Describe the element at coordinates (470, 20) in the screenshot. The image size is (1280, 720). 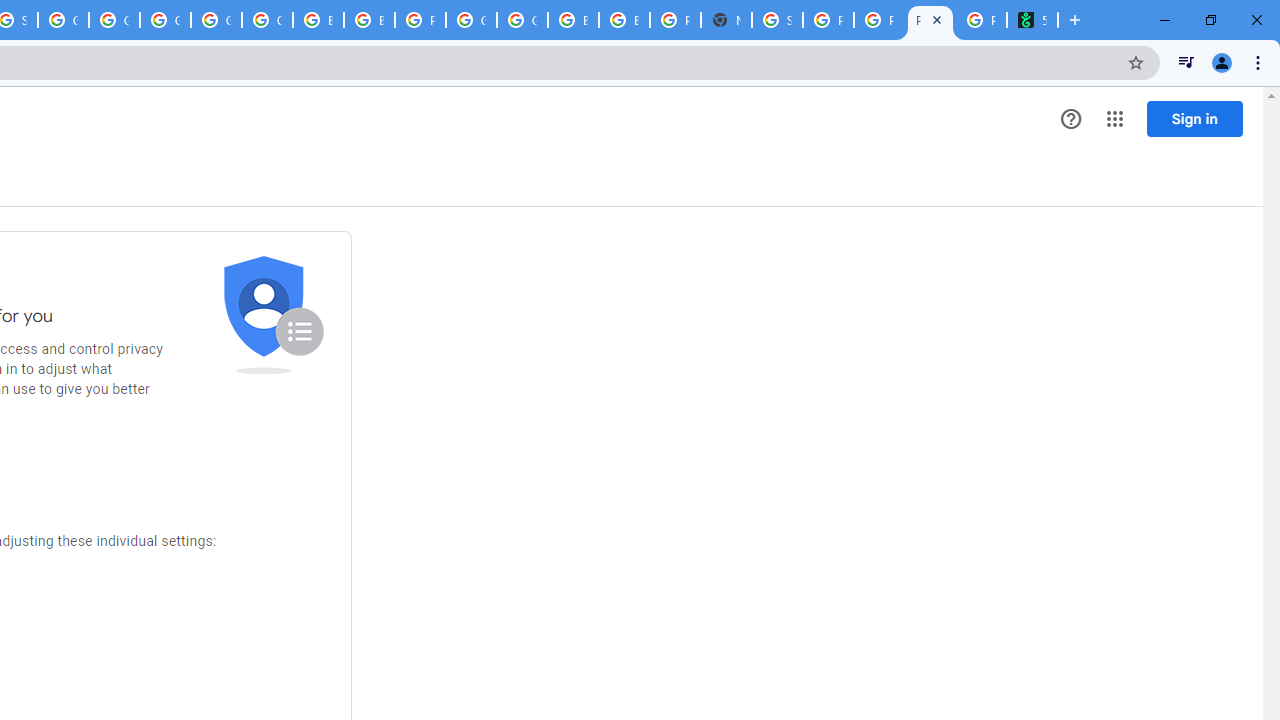
I see `'Google Cloud Platform'` at that location.